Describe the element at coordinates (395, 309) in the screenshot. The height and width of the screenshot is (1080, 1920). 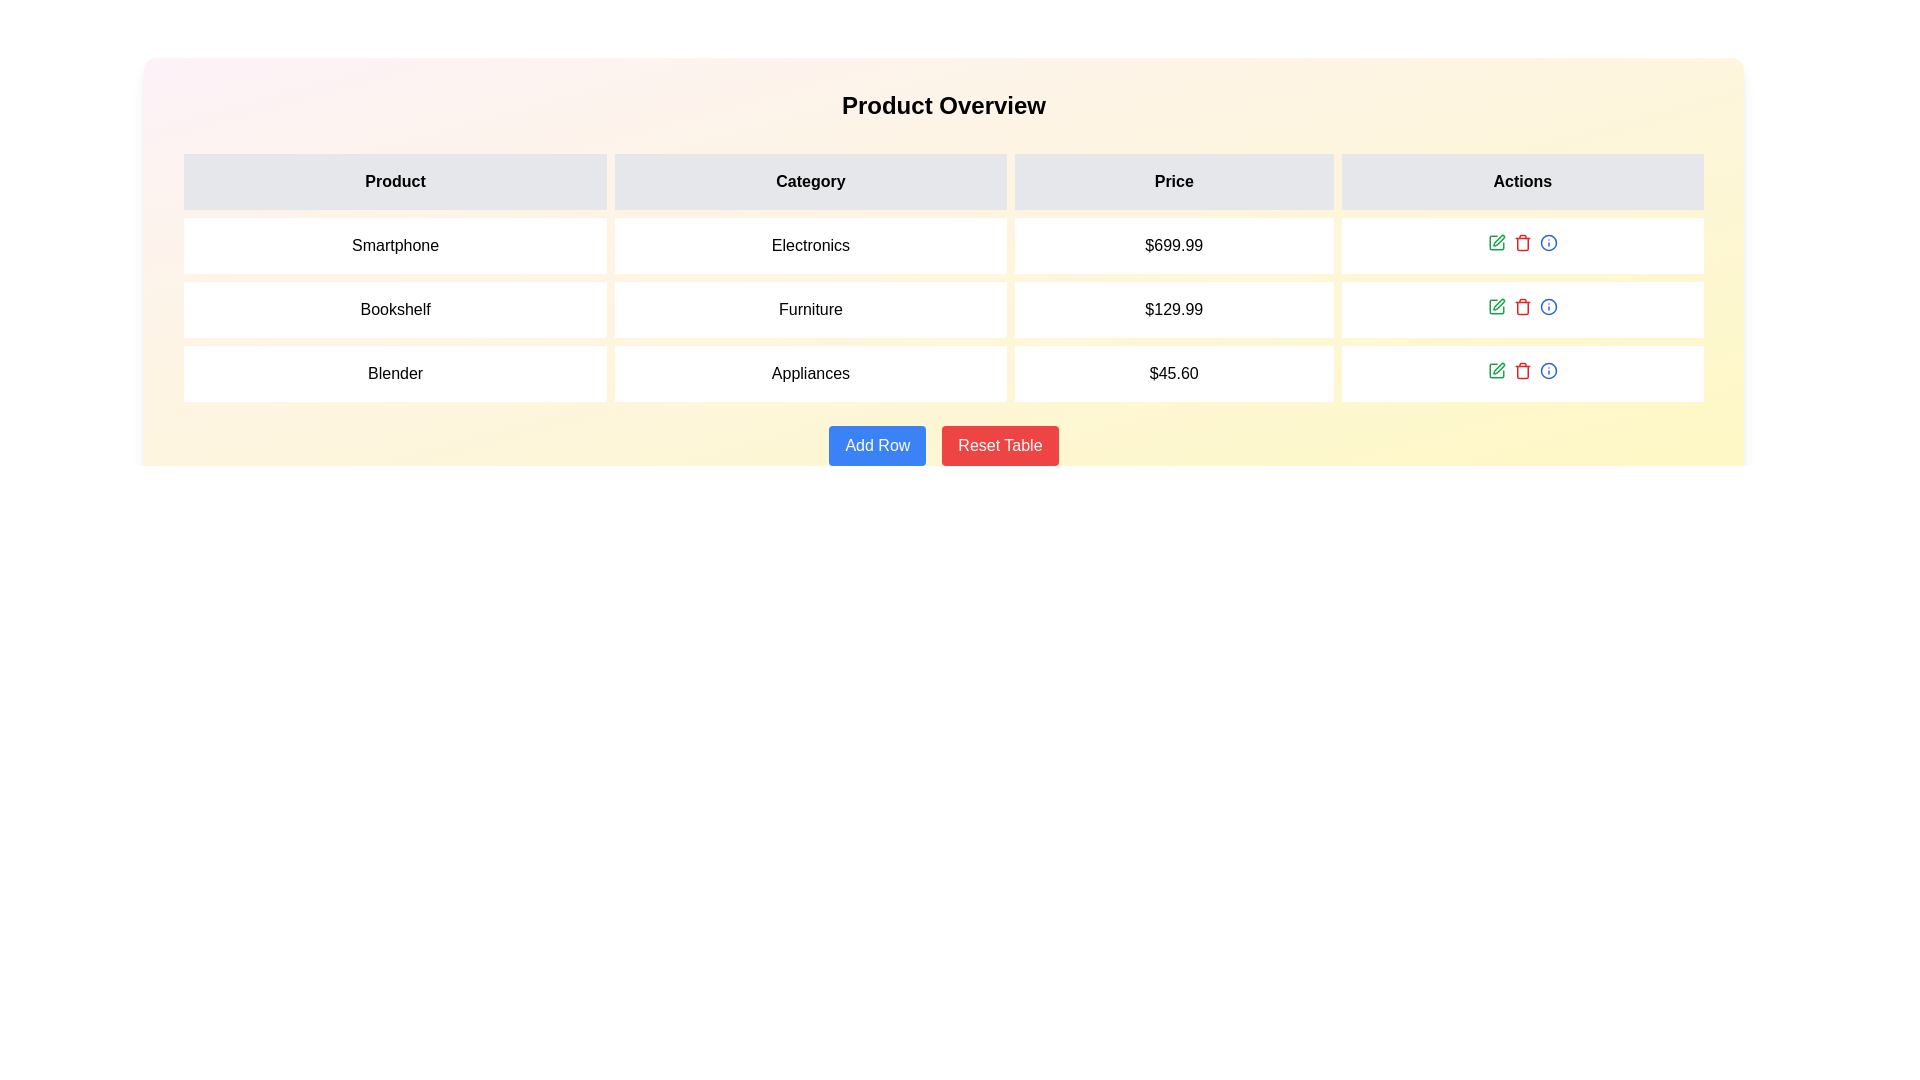
I see `the Text Label indicating the product name in the second row of the table under the 'Product' column` at that location.